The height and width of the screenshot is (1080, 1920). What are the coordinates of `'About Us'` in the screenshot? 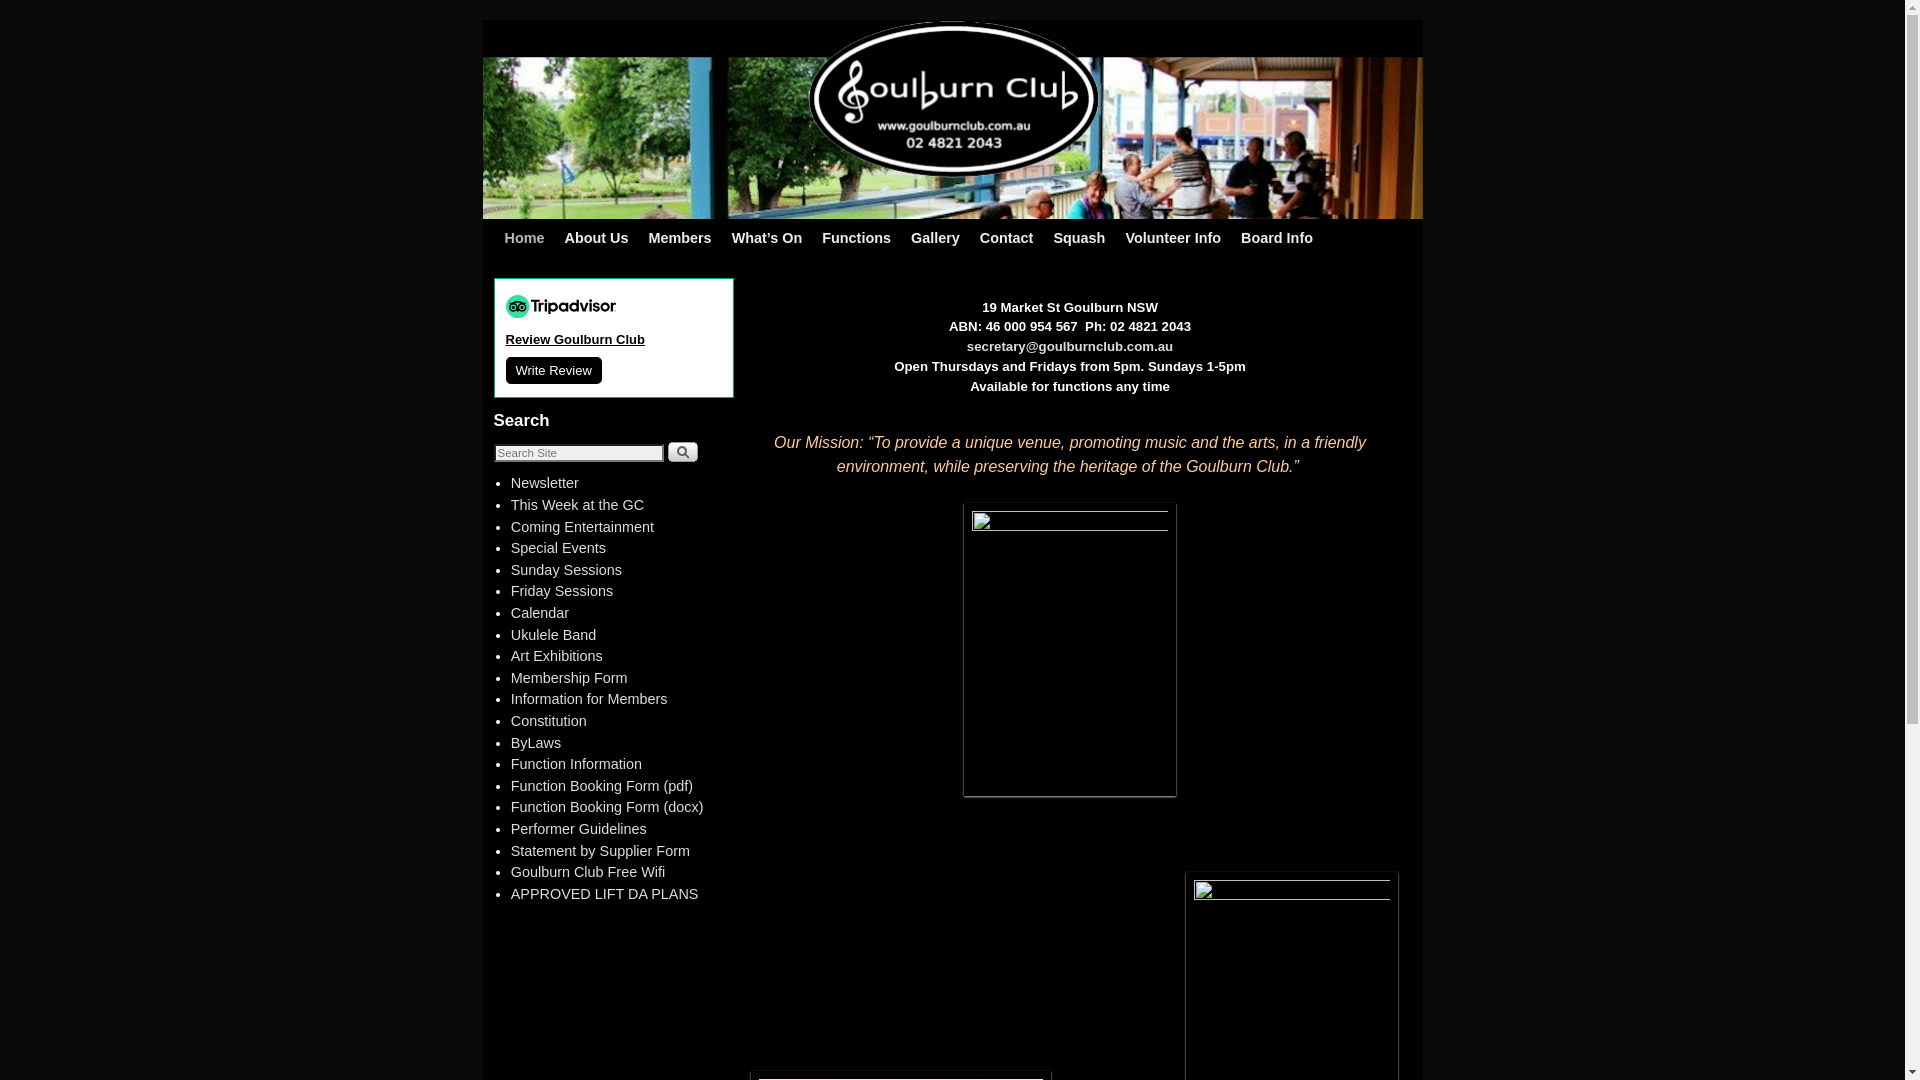 It's located at (594, 237).